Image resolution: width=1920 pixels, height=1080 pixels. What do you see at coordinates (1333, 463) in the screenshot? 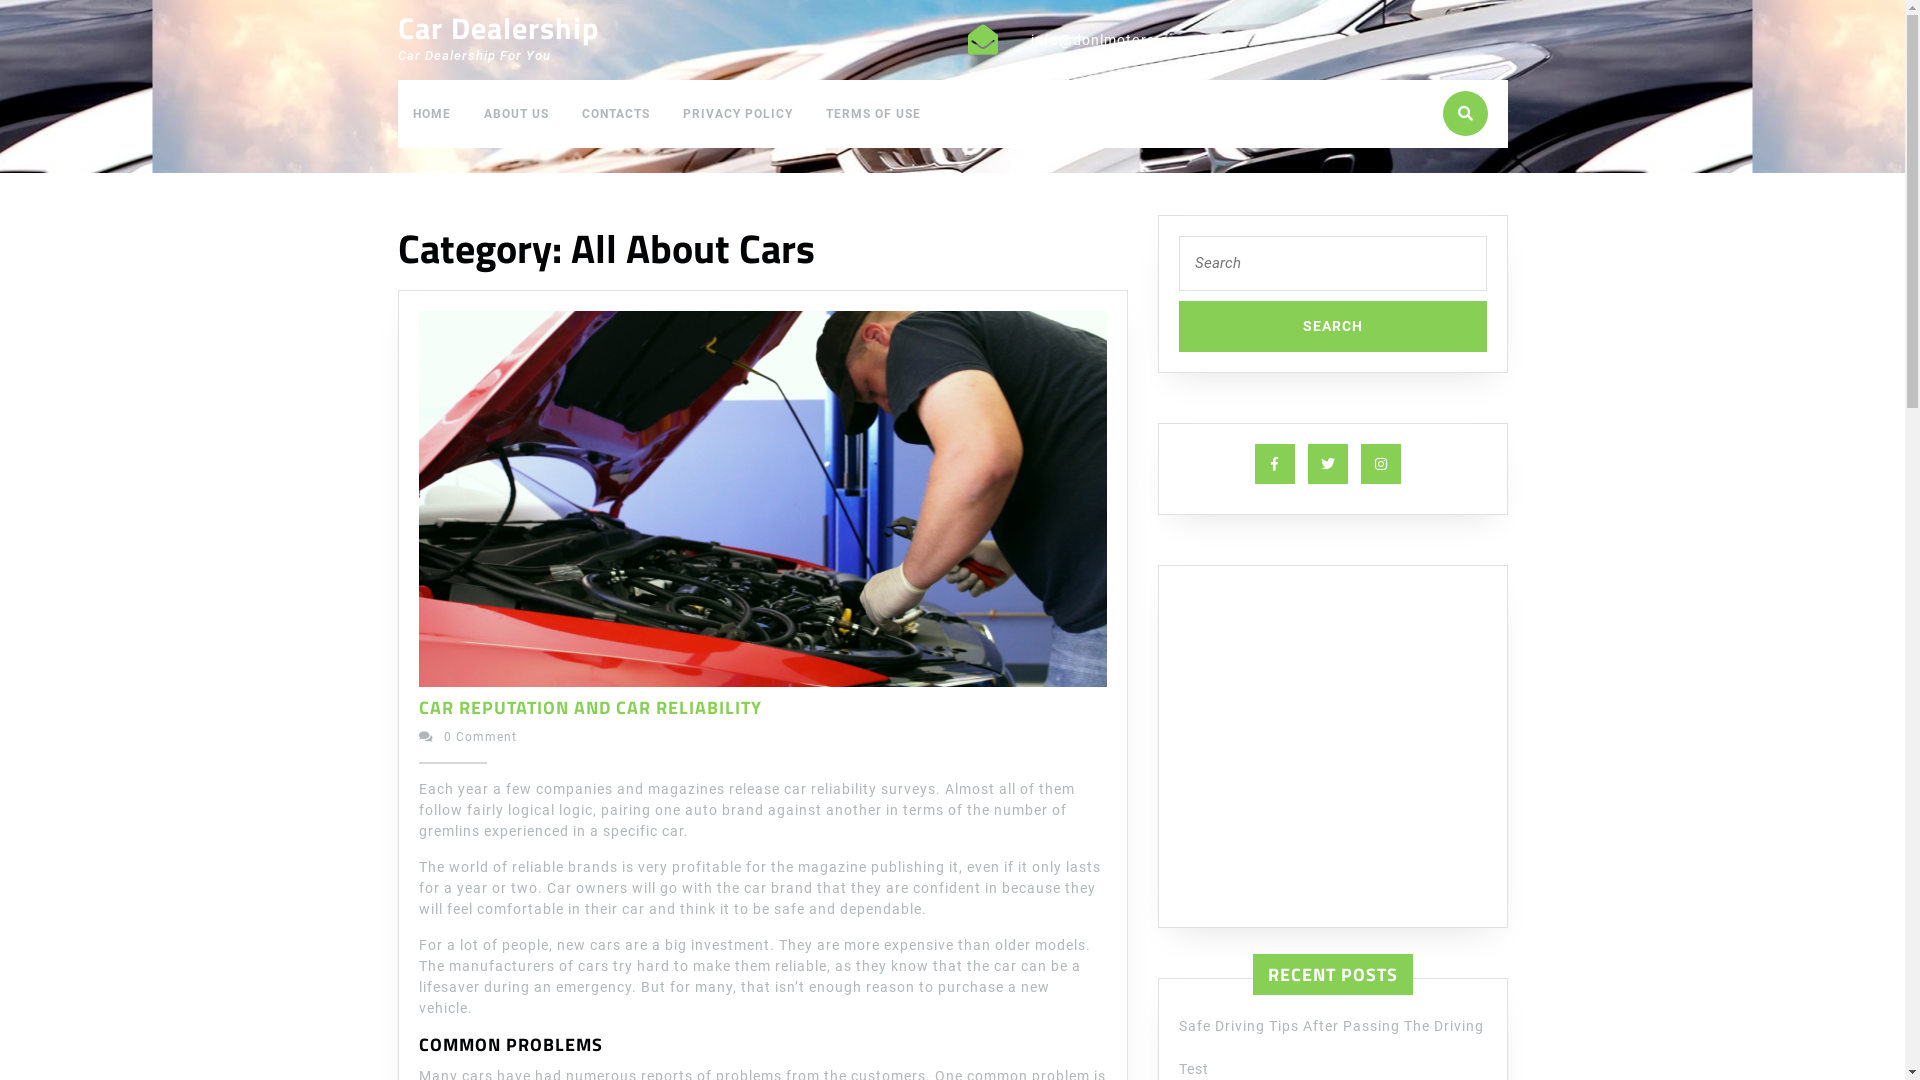
I see `'Twitter'` at bounding box center [1333, 463].